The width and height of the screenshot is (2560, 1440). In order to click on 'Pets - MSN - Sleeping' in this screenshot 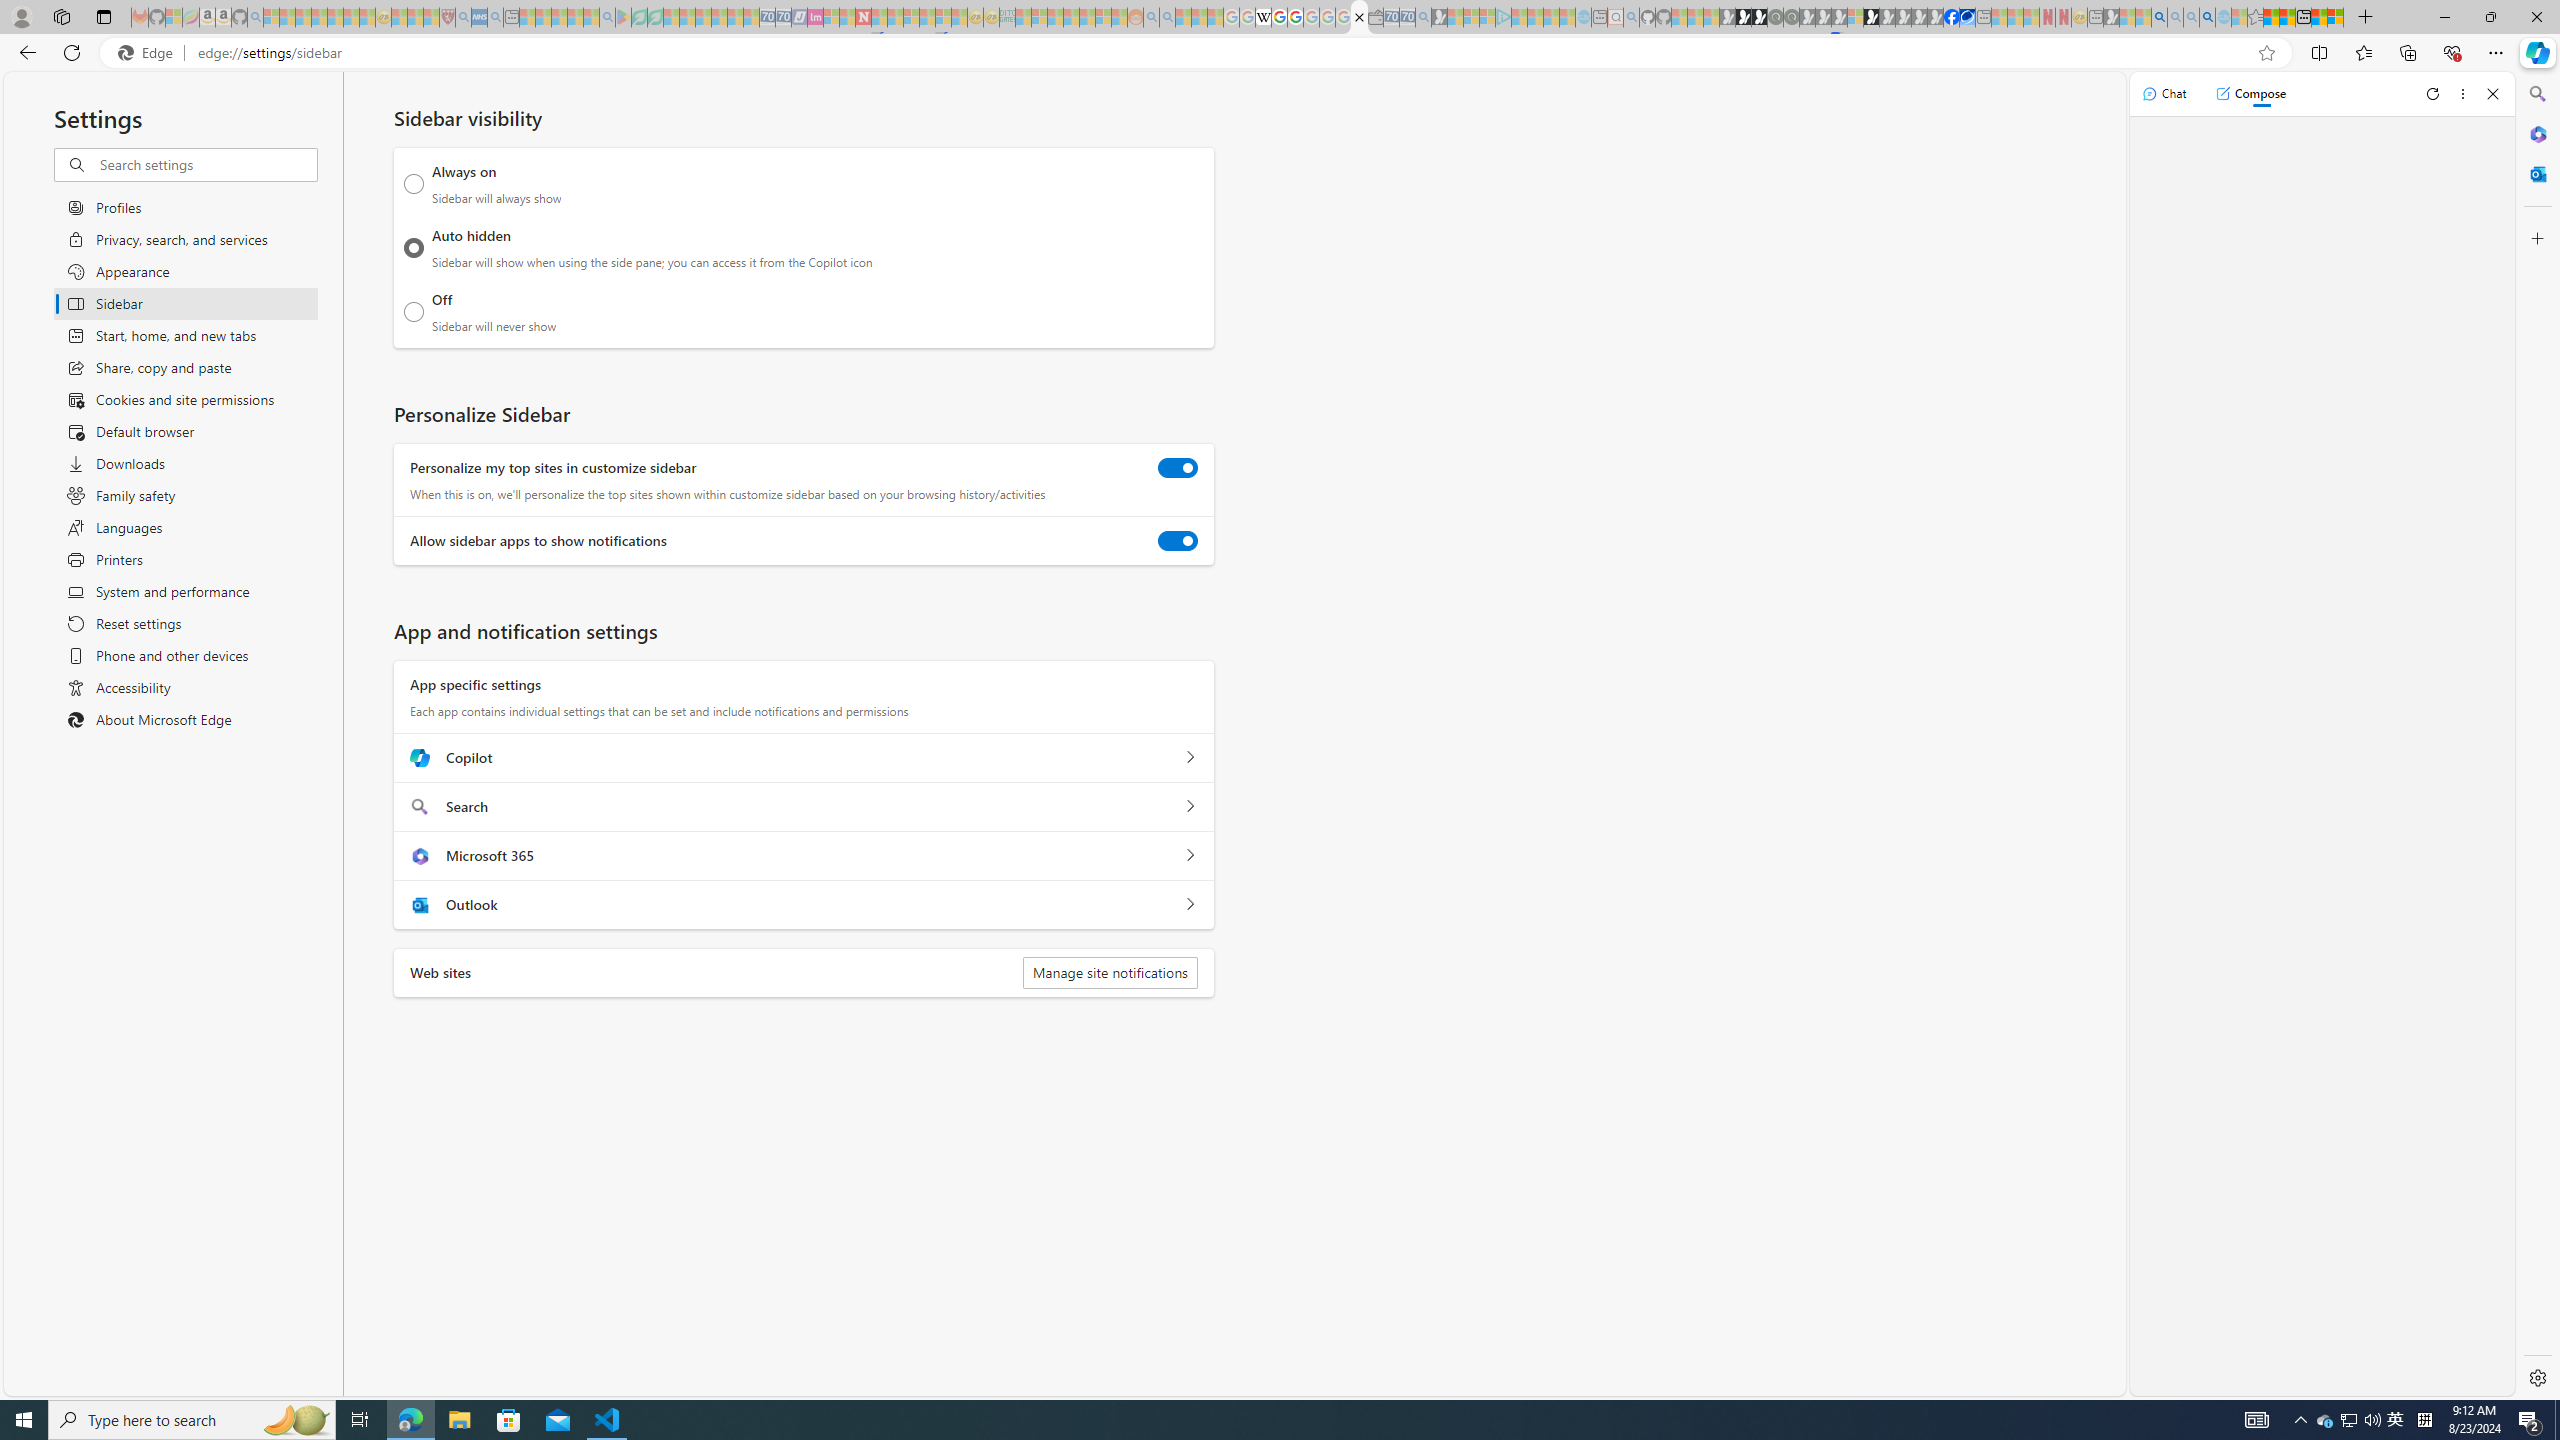, I will do `click(574, 16)`.